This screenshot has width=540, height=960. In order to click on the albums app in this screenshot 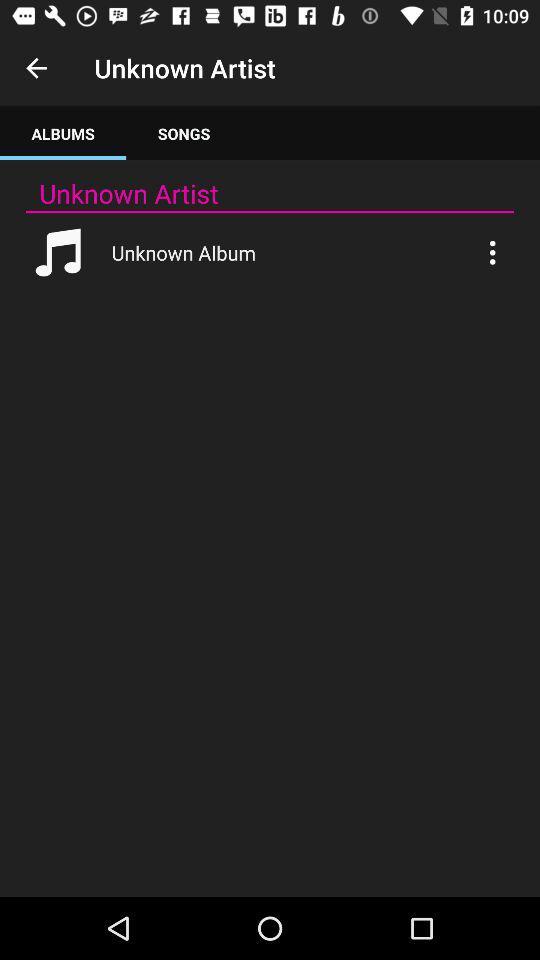, I will do `click(63, 132)`.